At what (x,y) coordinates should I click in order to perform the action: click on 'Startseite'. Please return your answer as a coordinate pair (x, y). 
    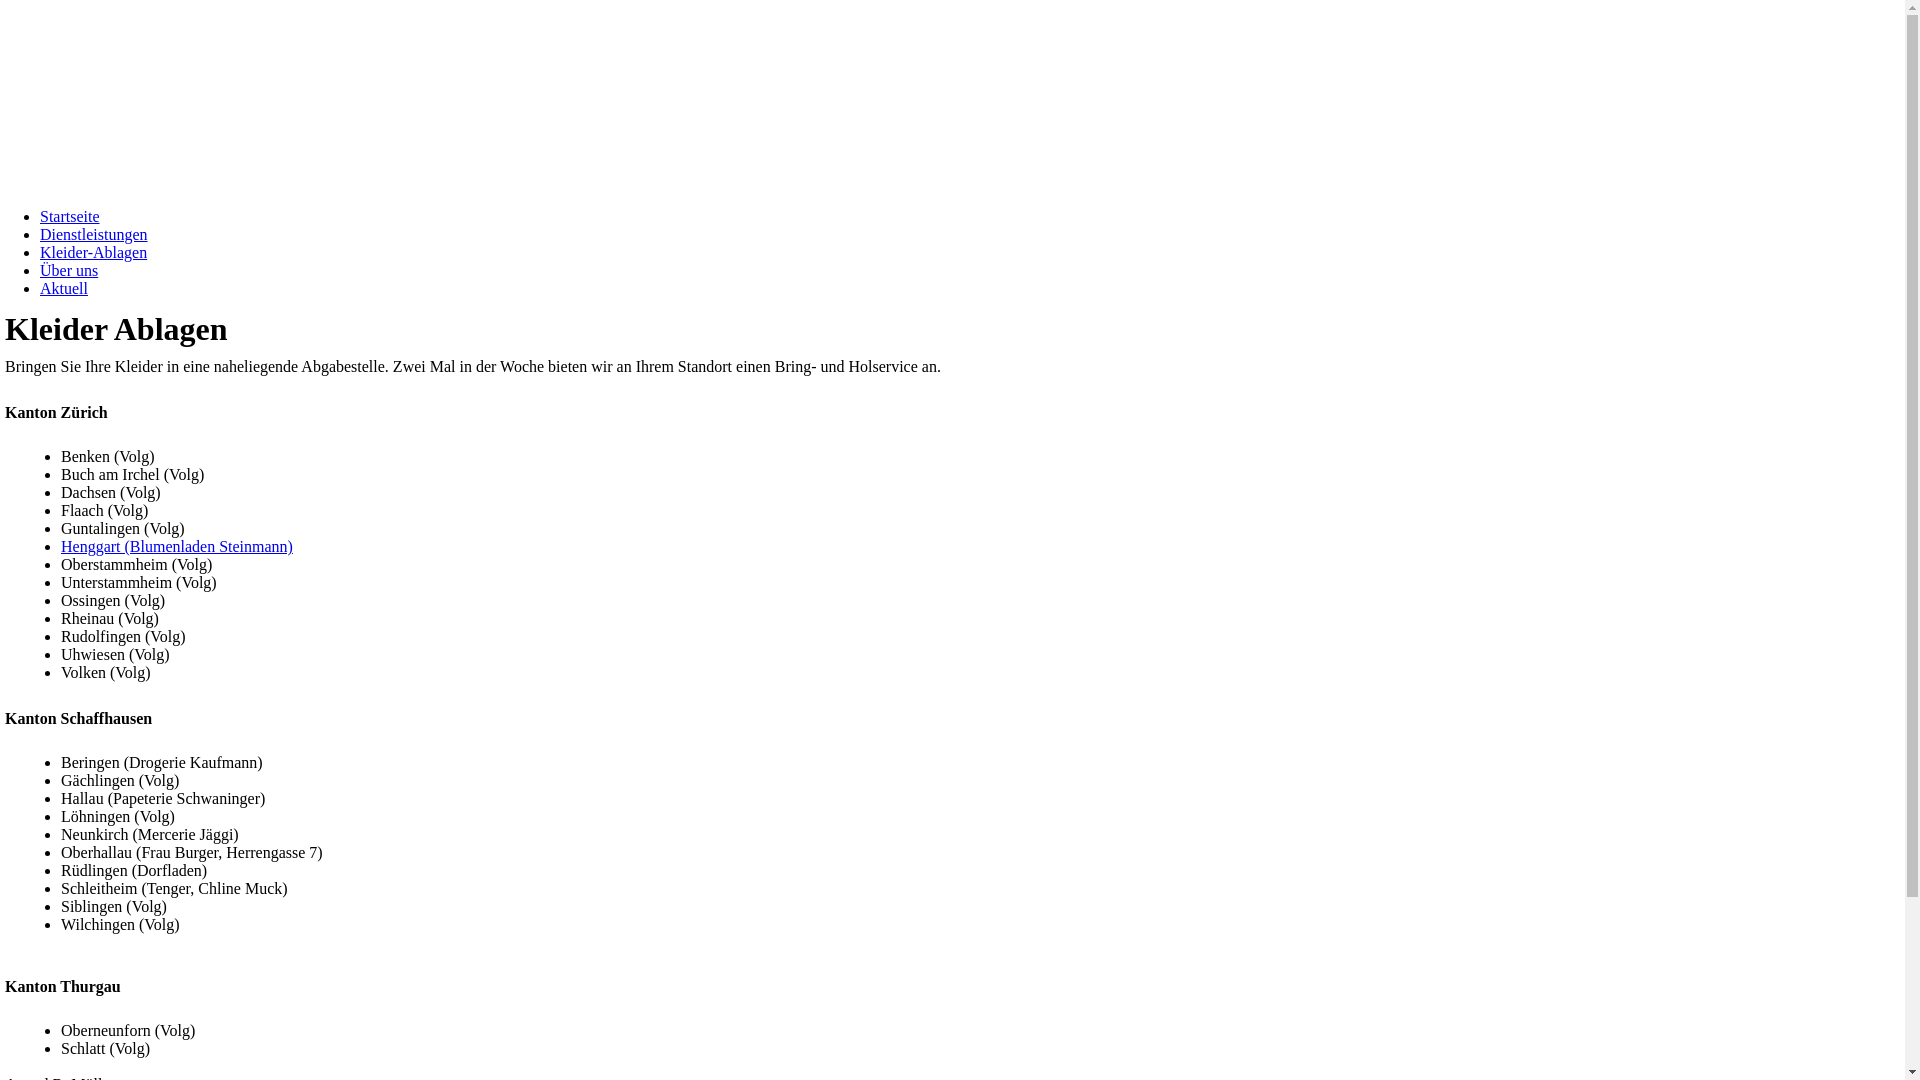
    Looking at the image, I should click on (70, 216).